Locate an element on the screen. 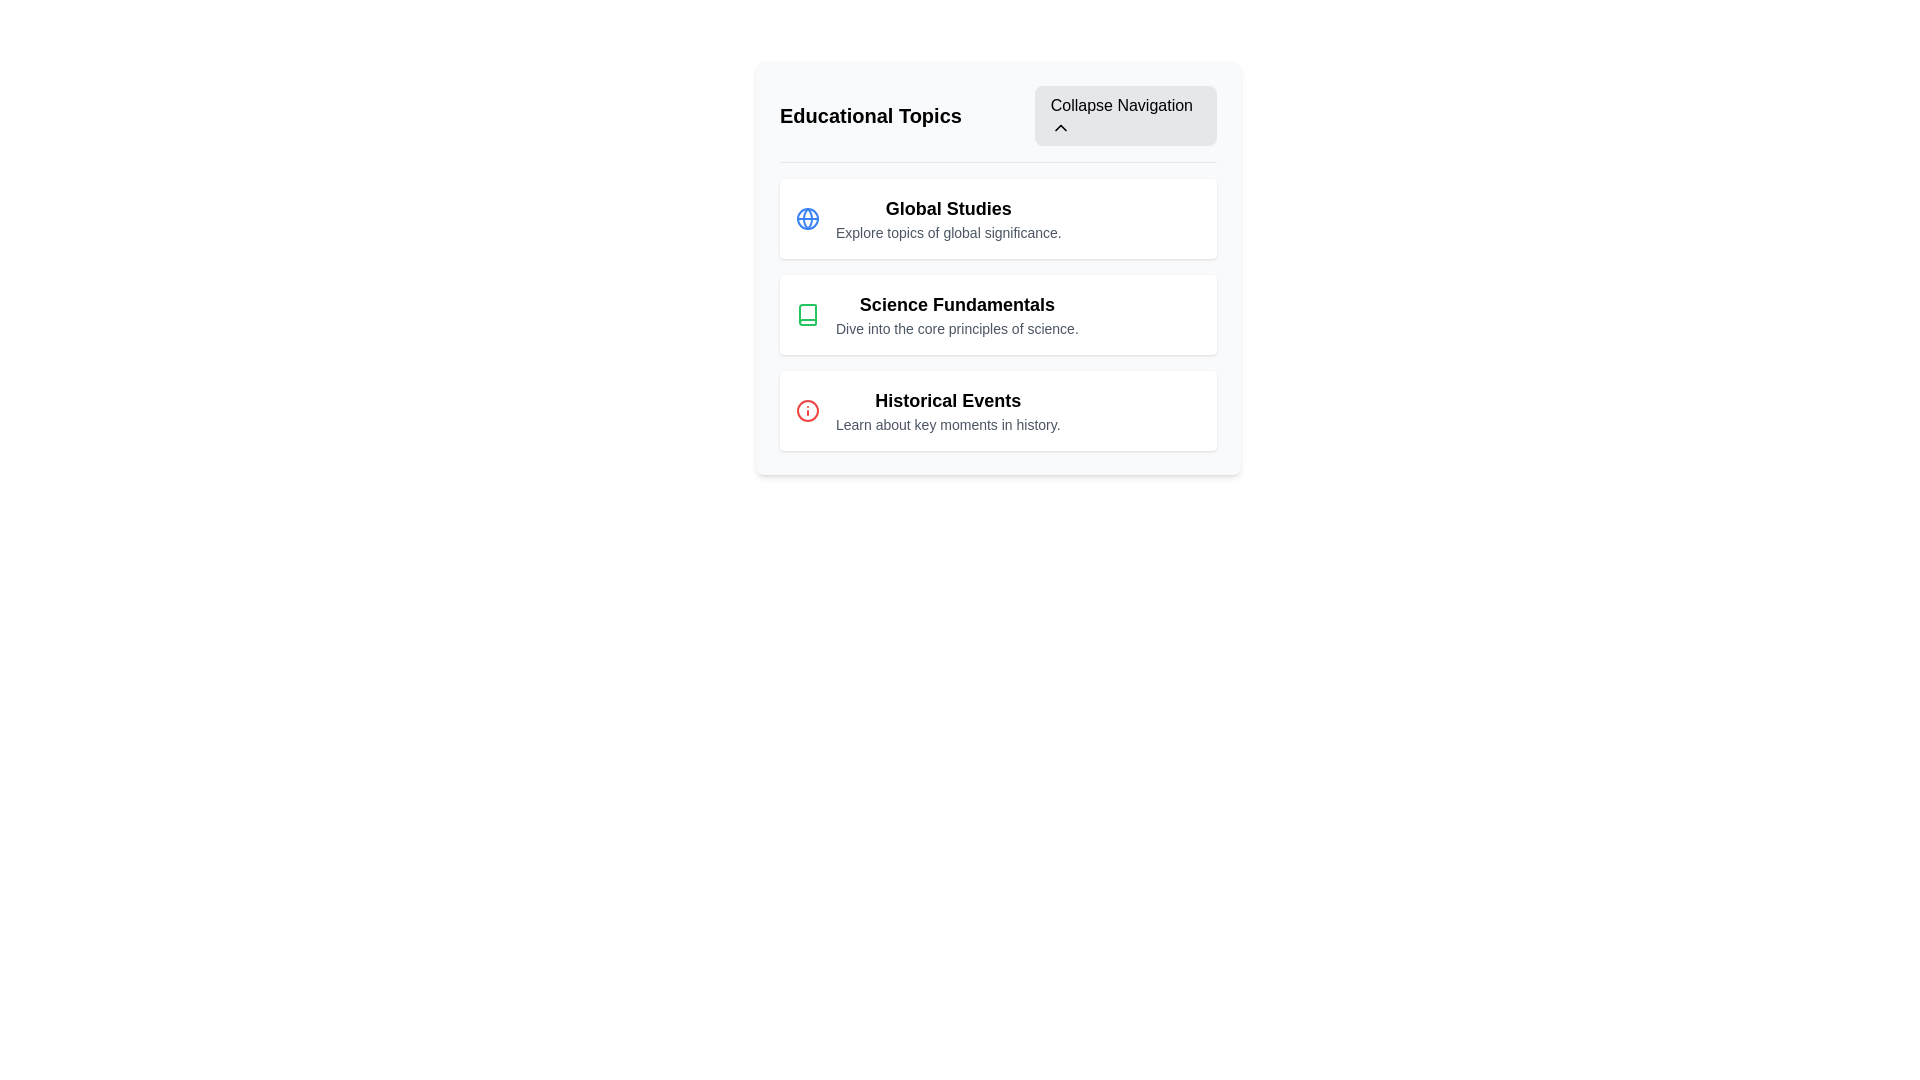  the circular shape of the 'Global Studies' icon, which is the leftmost icon in the 'Global Studies' section, located within the uppermost card of the 'Educational Topics' panel is located at coordinates (807, 219).